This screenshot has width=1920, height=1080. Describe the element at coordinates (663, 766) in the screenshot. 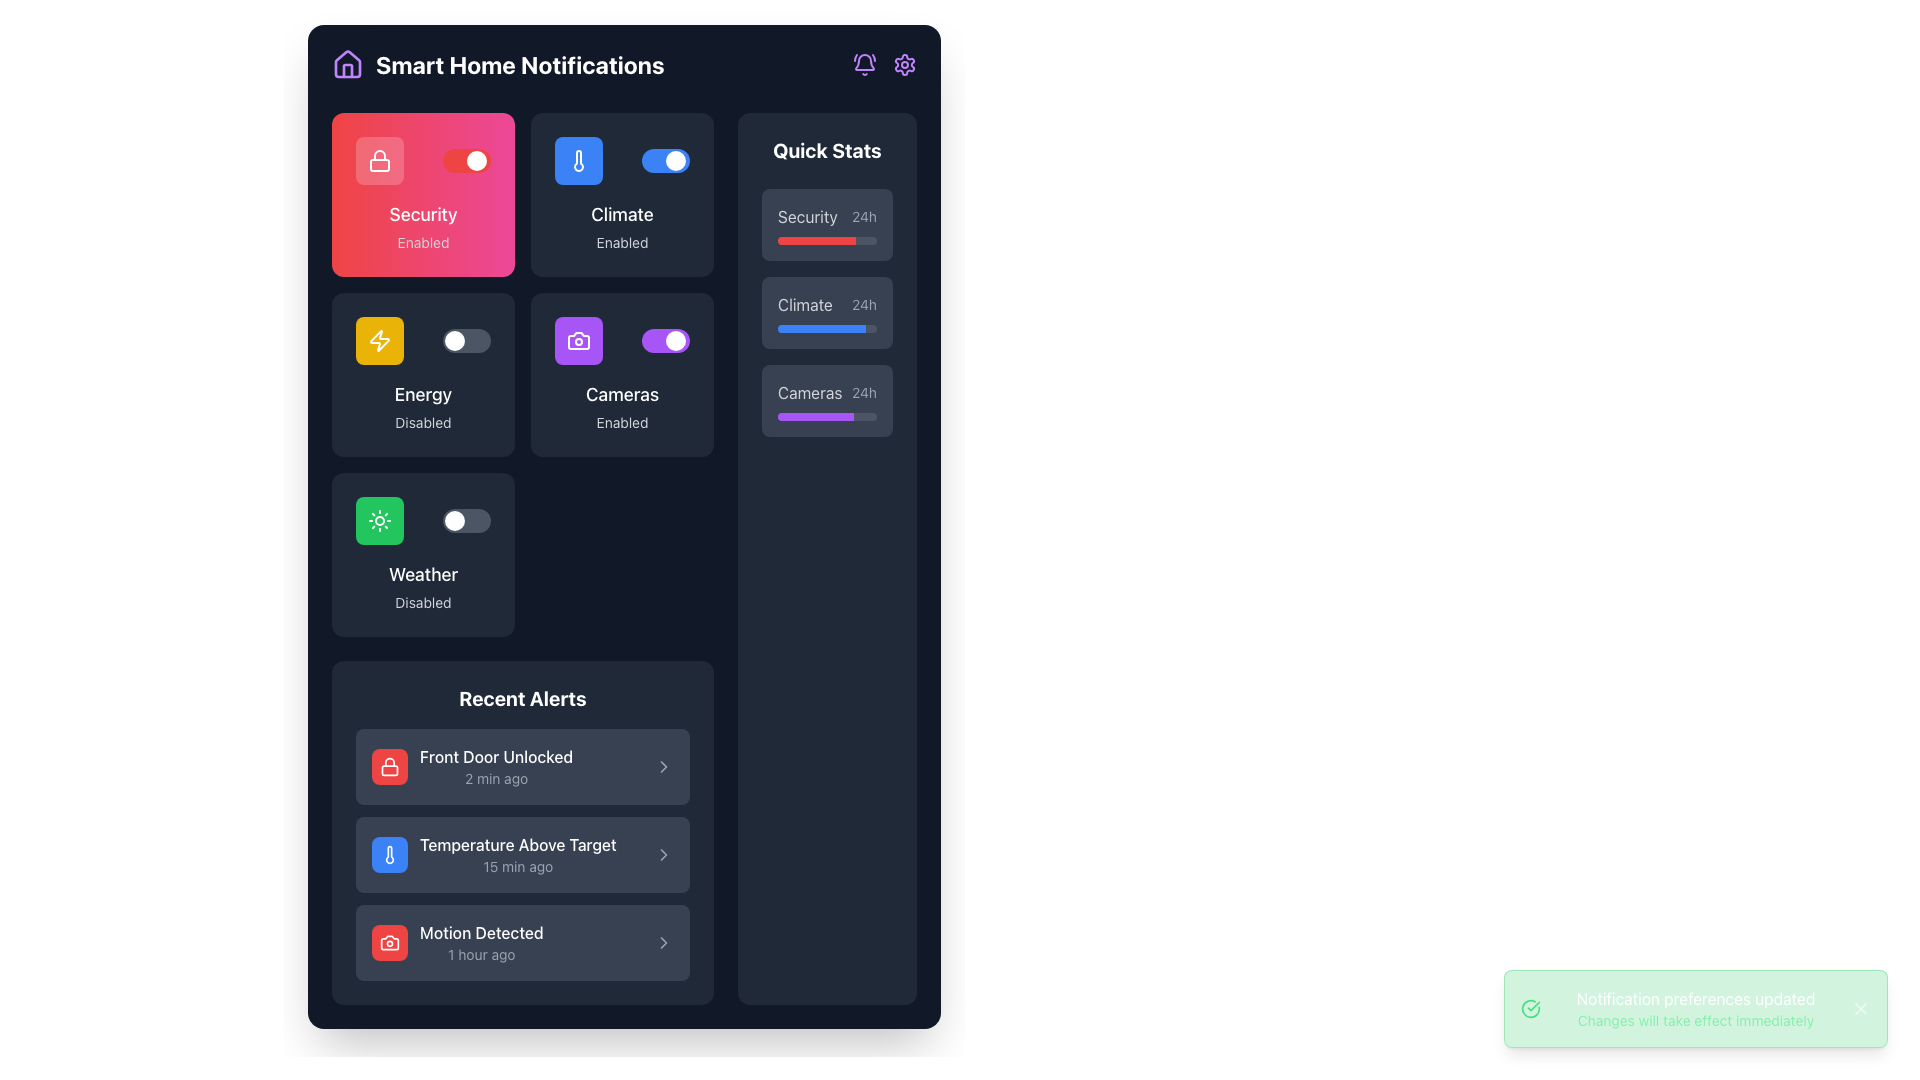

I see `the right-pointing chevron icon located at the rightmost position of the 'Front Door Unlocked' module` at that location.